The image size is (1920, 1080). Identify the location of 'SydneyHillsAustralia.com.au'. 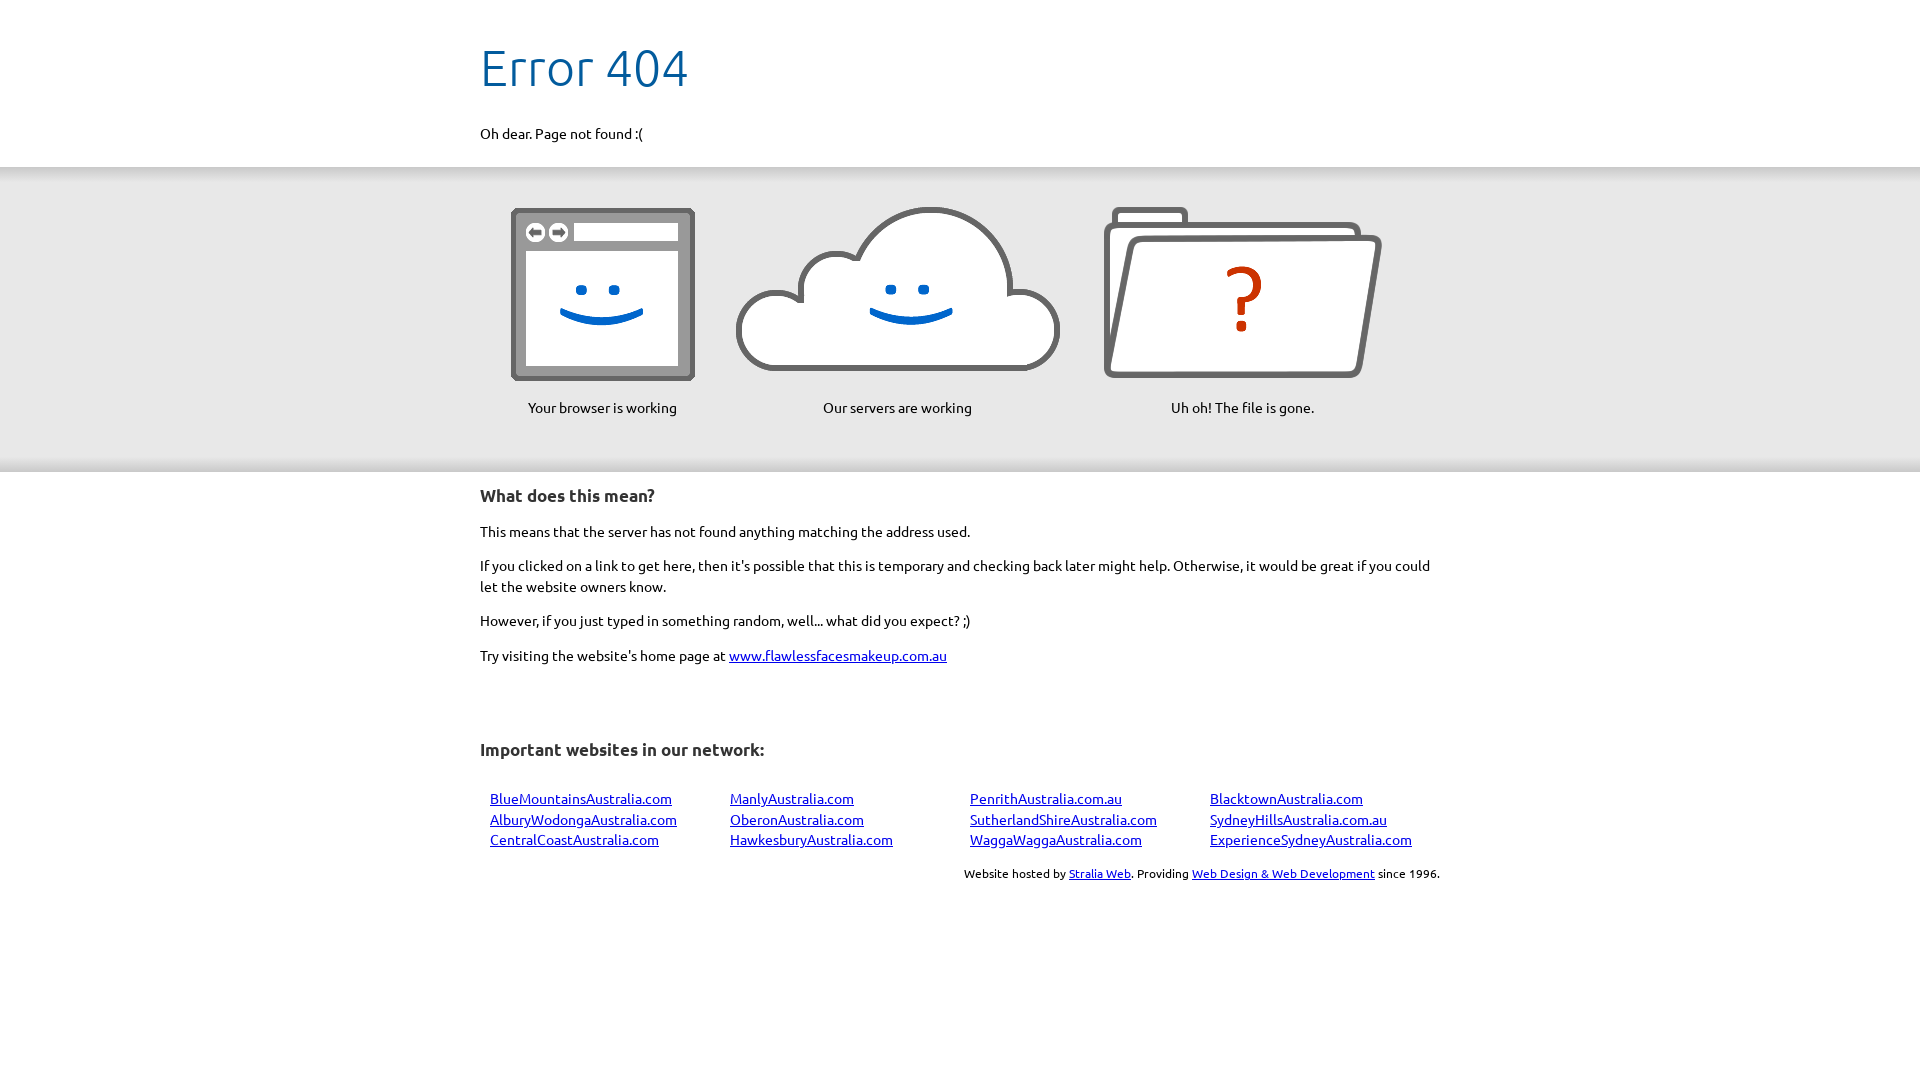
(1298, 818).